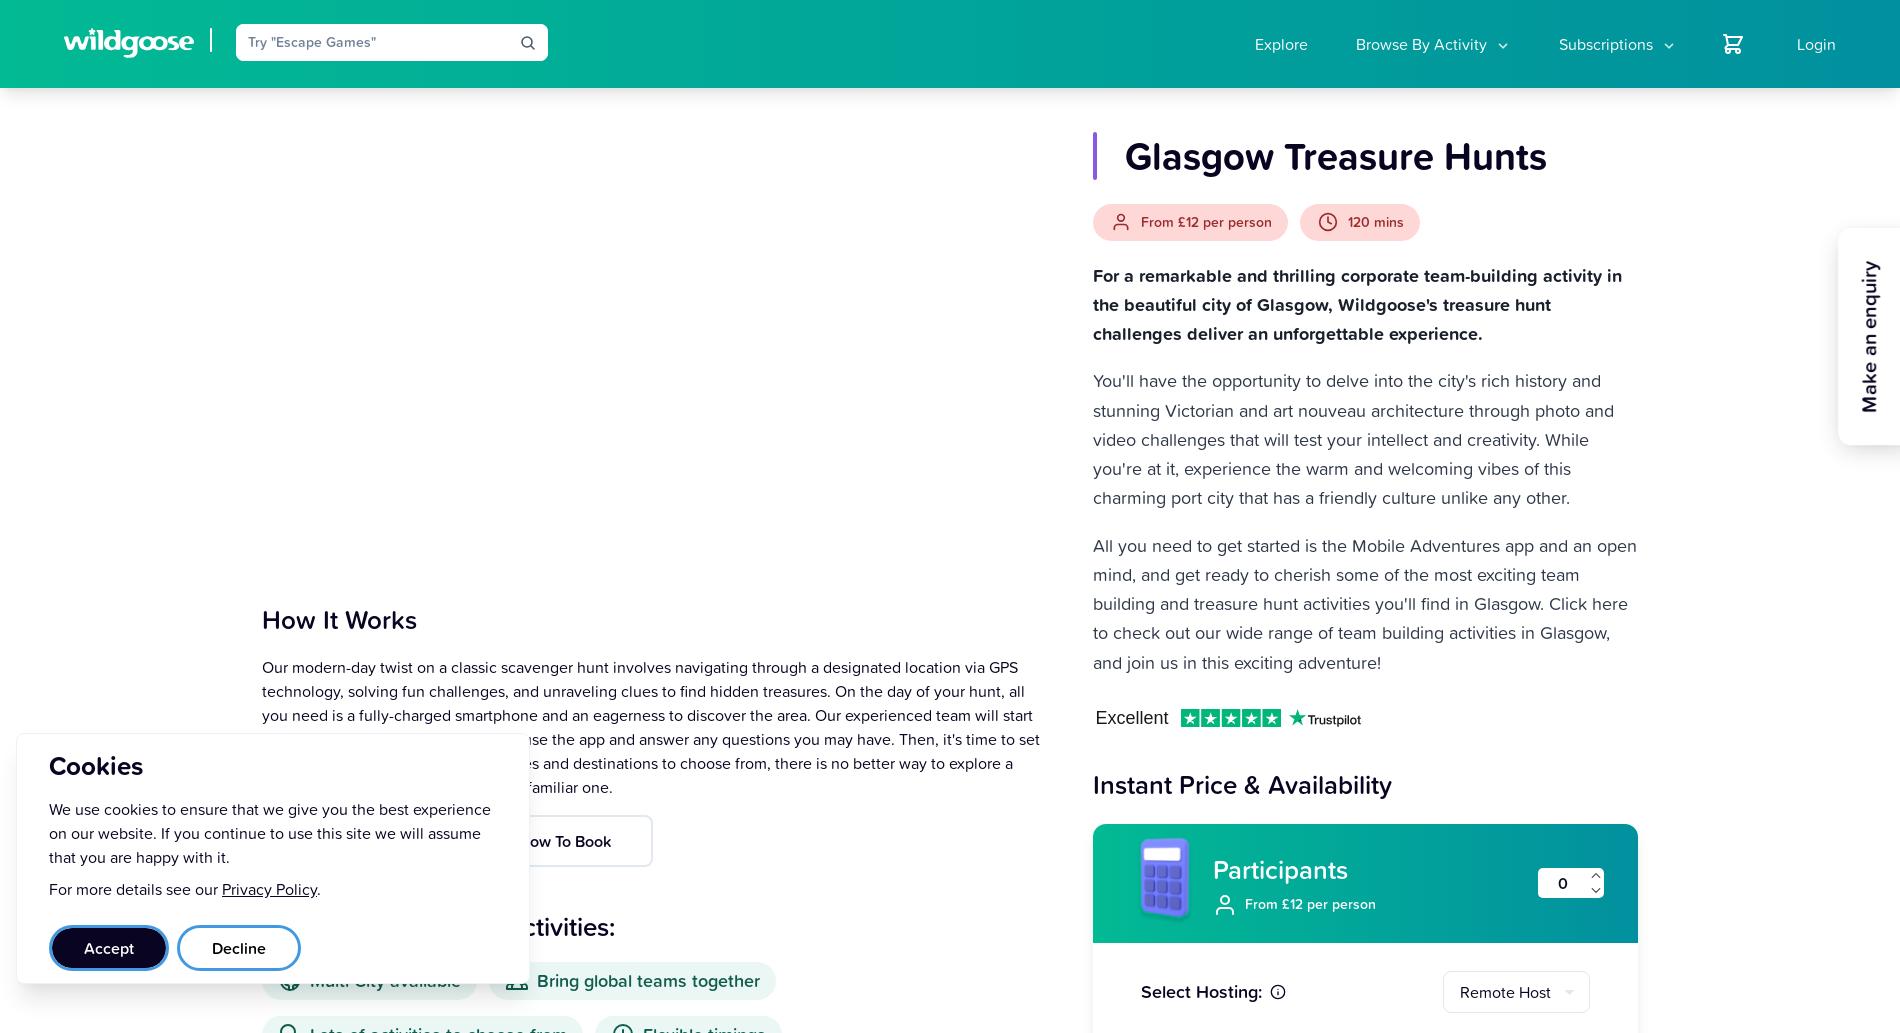  I want to click on 'Make an enquiry', so click(1868, 335).